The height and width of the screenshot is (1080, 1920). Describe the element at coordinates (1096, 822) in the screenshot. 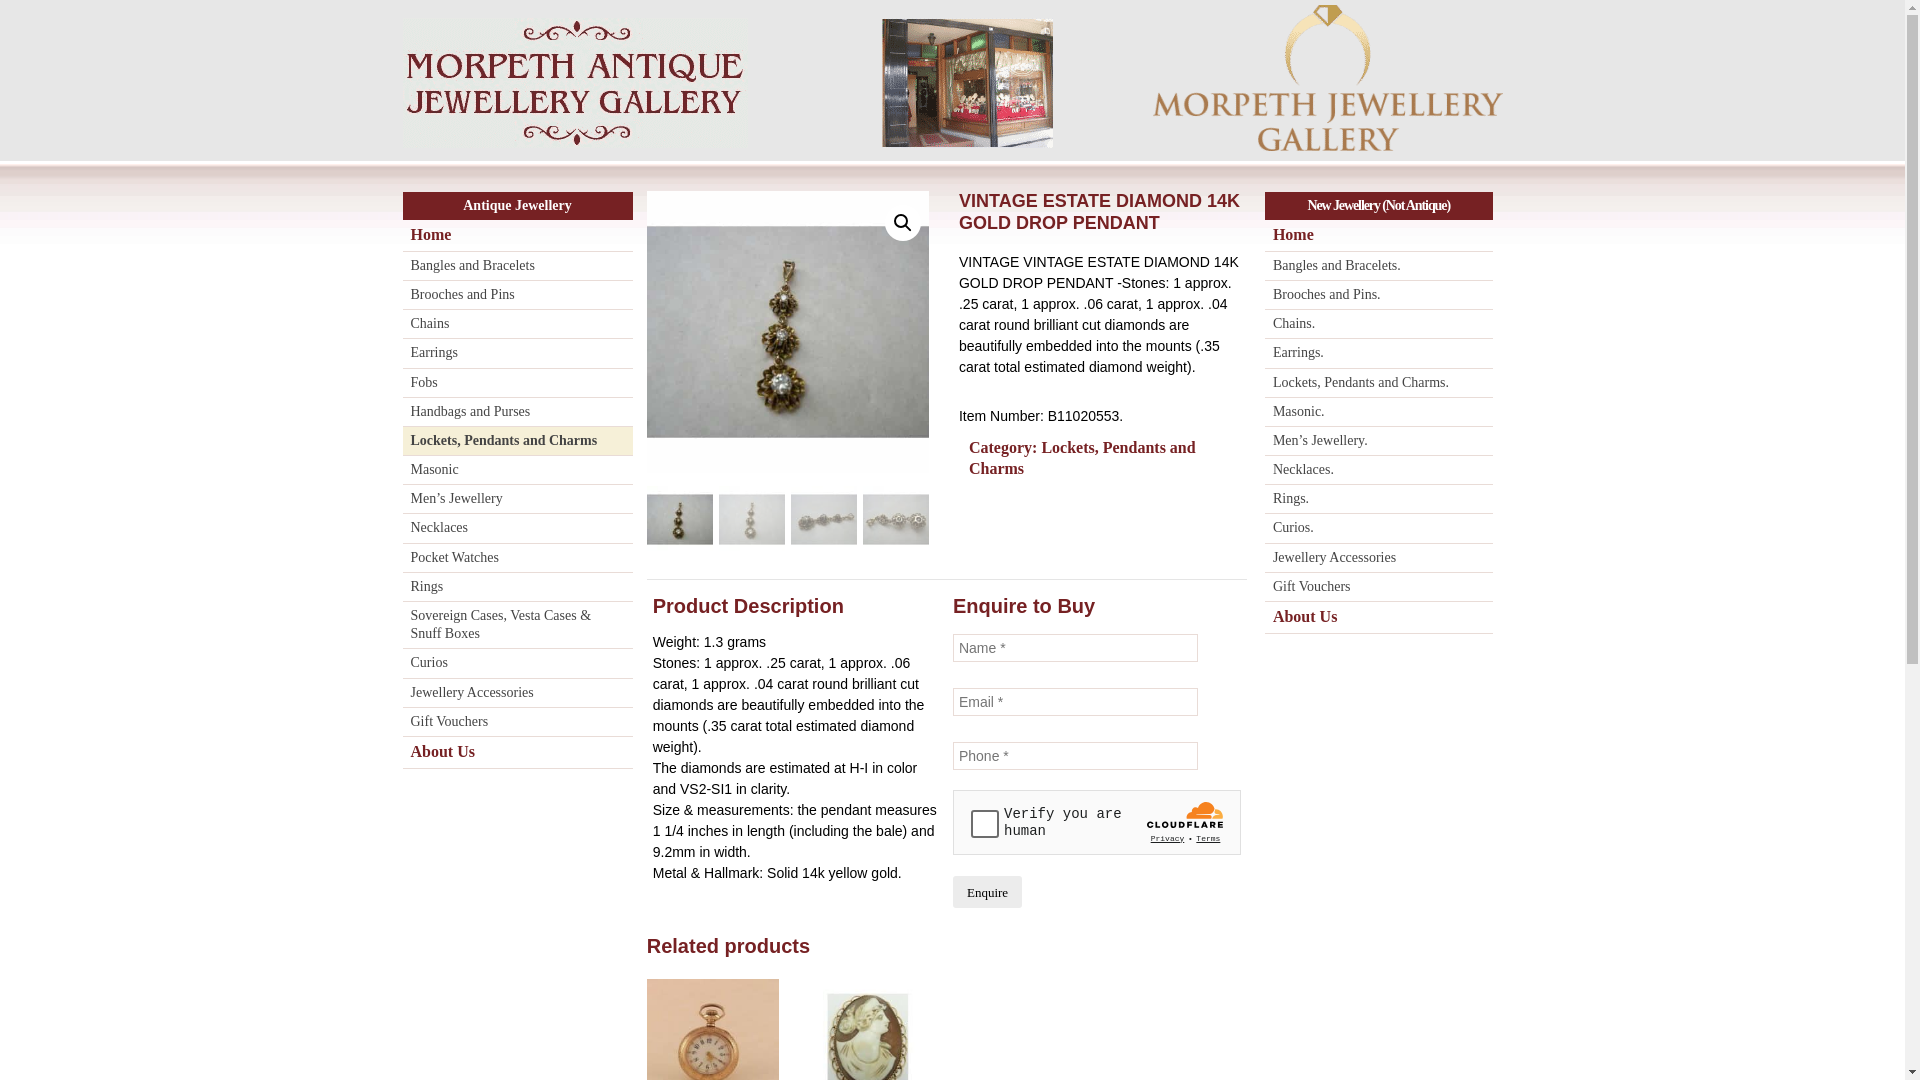

I see `'Widget containing a Cloudflare security challenge'` at that location.